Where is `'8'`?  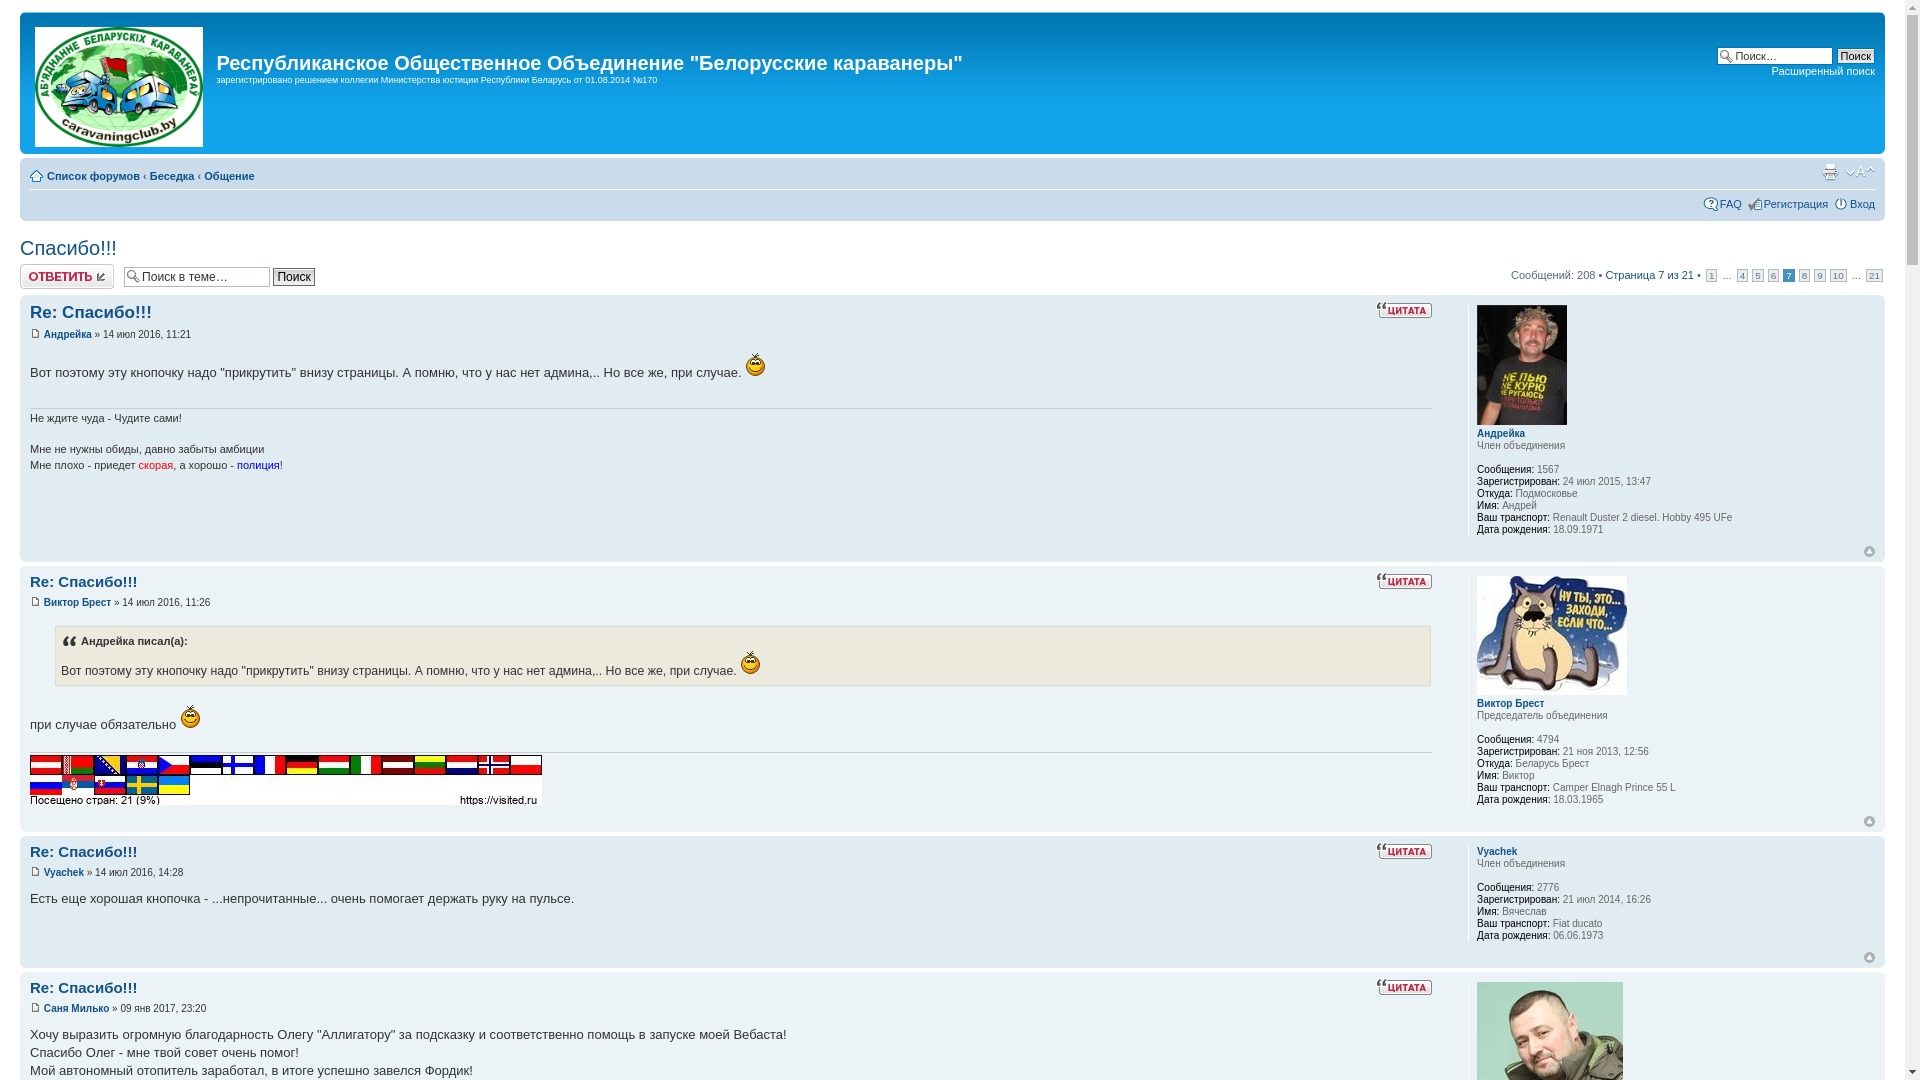
'8' is located at coordinates (1799, 275).